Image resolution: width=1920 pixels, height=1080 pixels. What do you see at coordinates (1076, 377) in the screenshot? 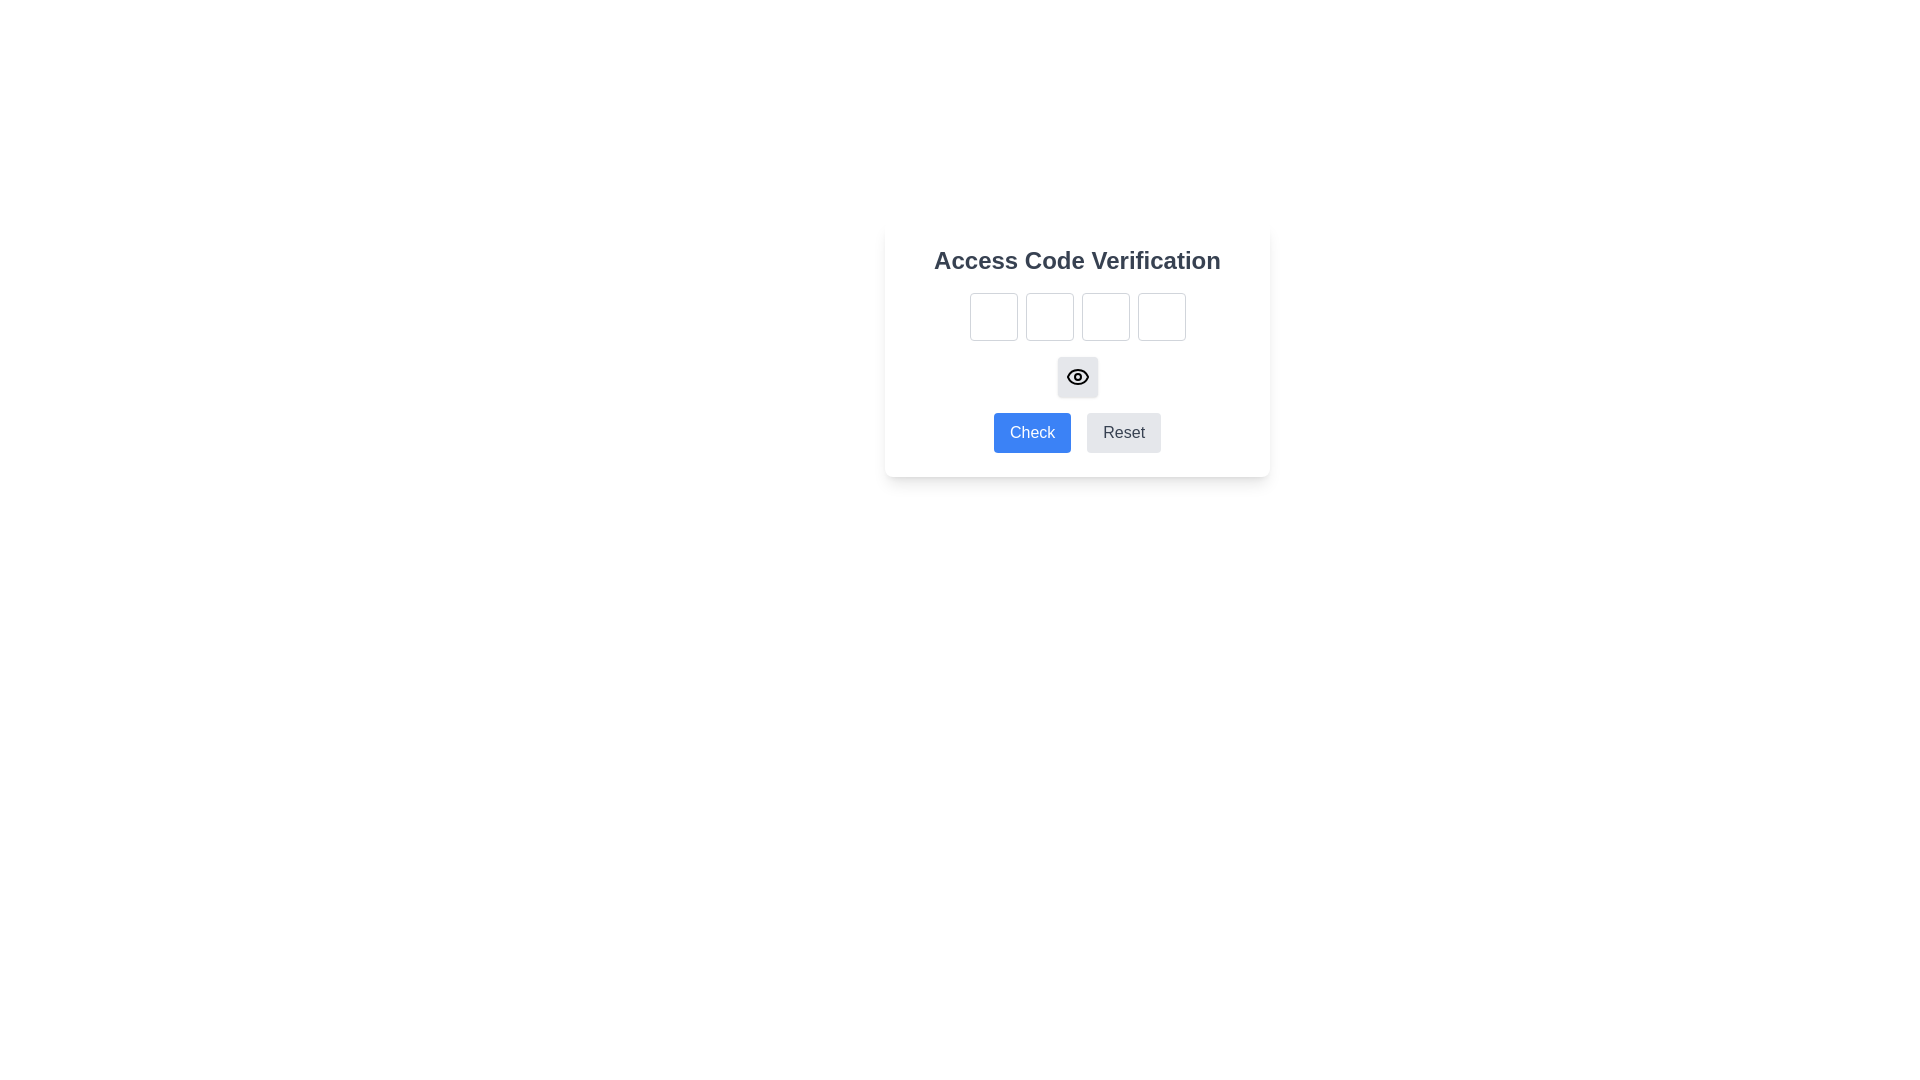
I see `the rounded, gray-colored button with a shadow effect containing an eye icon` at bounding box center [1076, 377].